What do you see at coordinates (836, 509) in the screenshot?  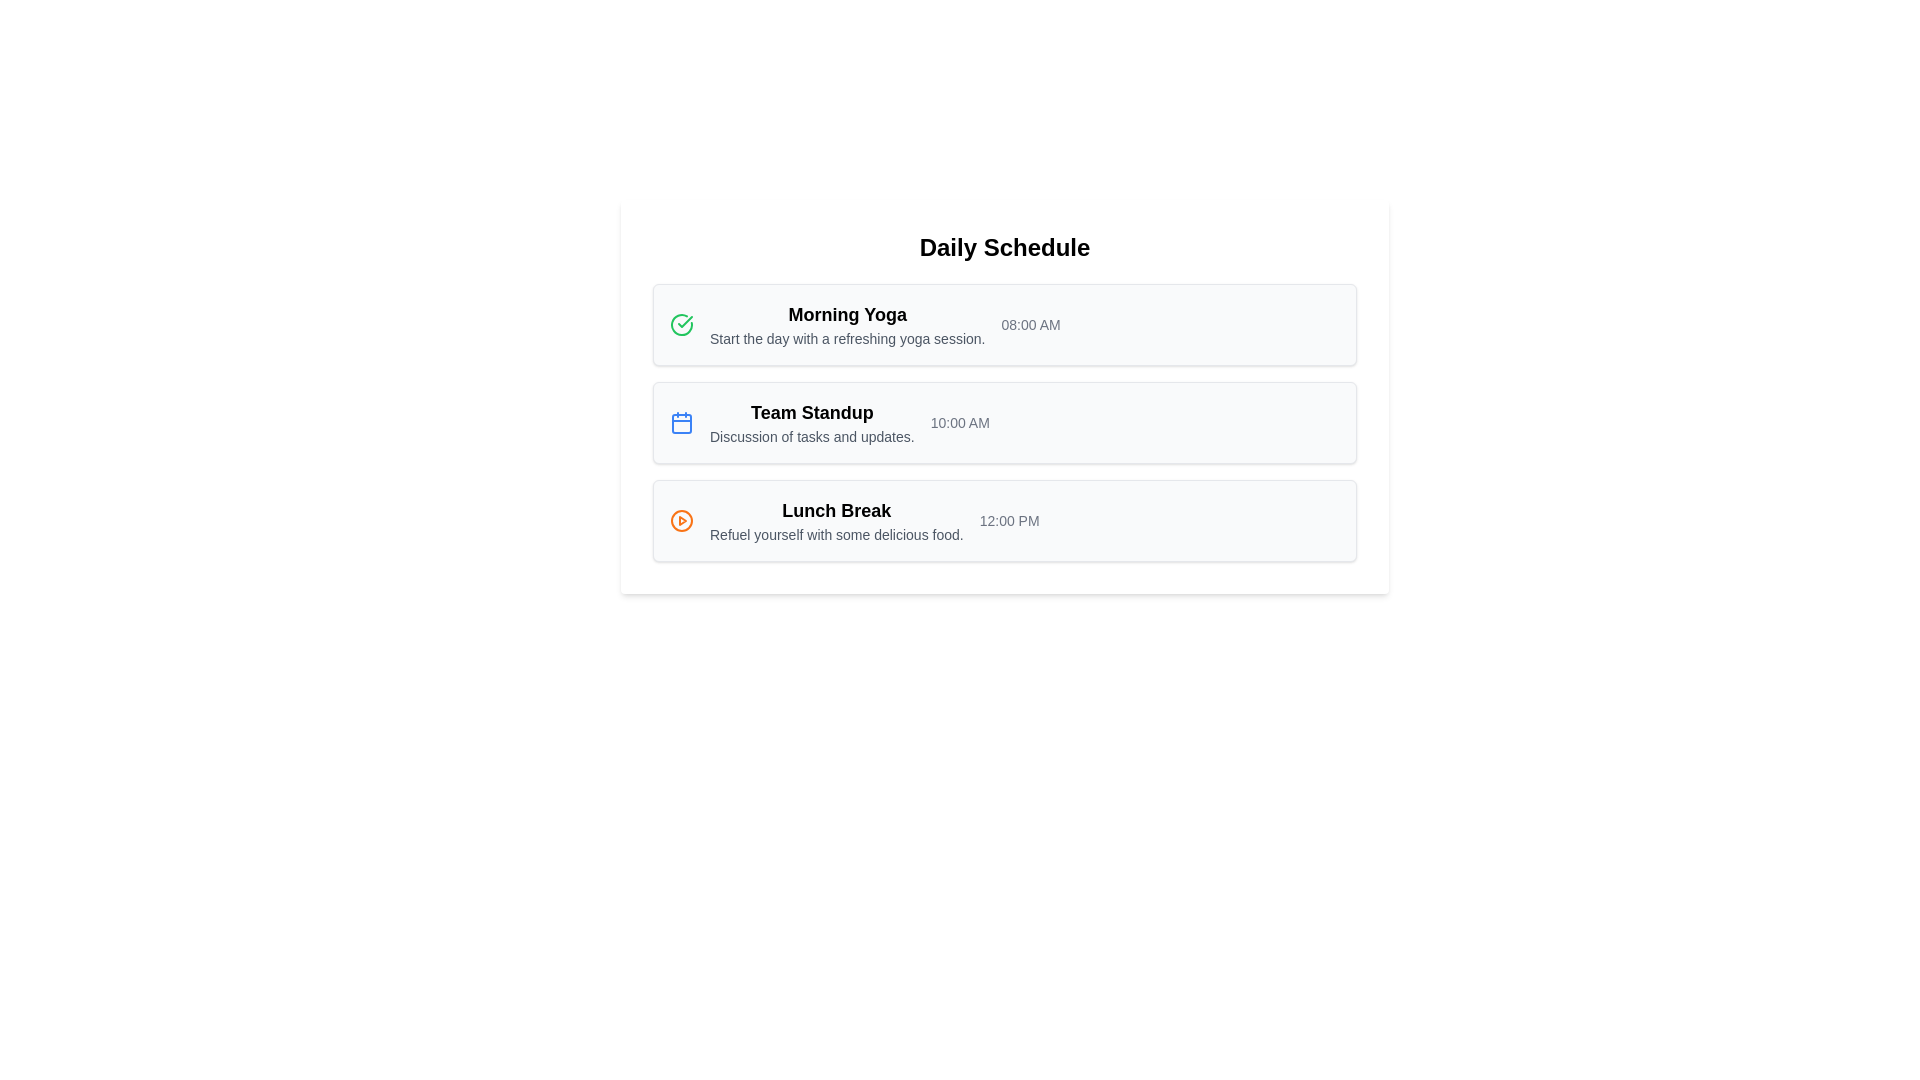 I see `the 'Lunch Break' text label, which is styled in bold and located above the description 'Refuel yourself with some delicious food.'` at bounding box center [836, 509].